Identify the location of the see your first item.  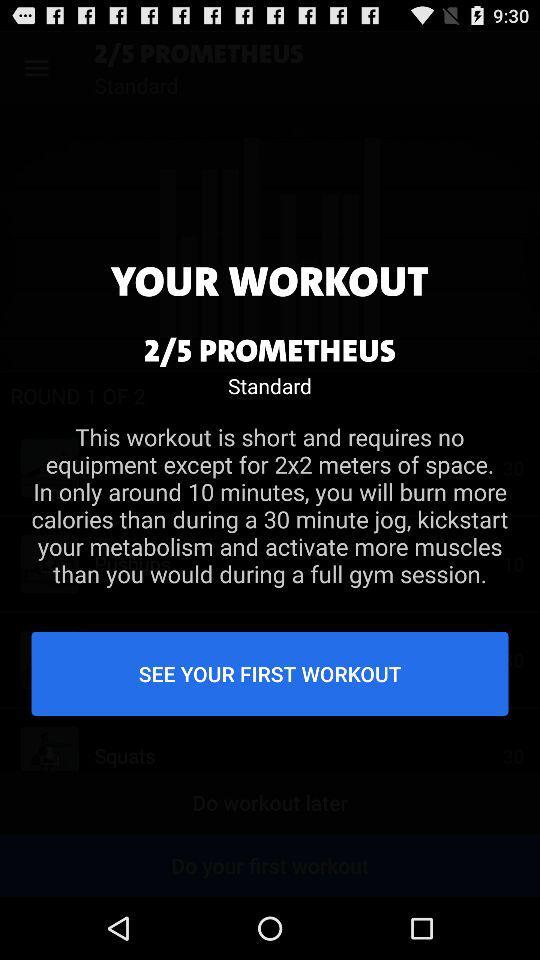
(270, 673).